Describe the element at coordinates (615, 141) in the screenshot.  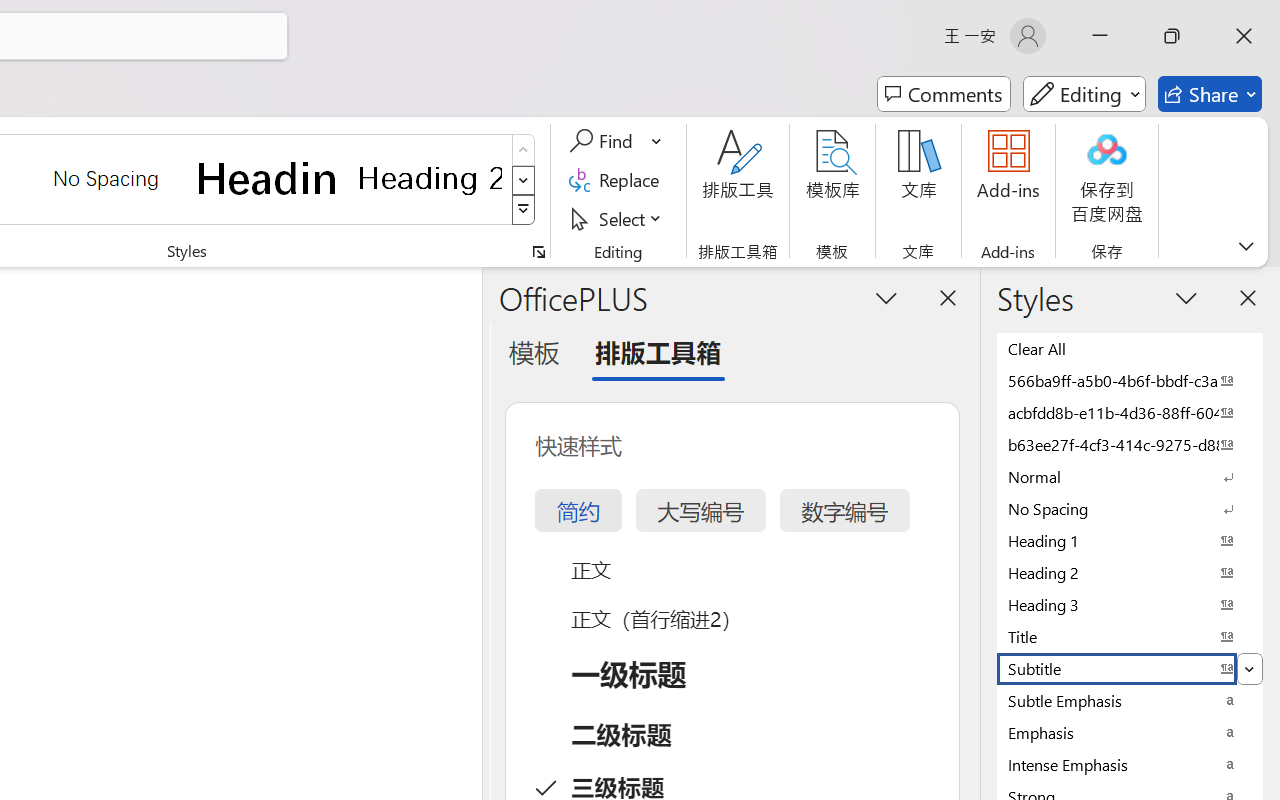
I see `'Find'` at that location.